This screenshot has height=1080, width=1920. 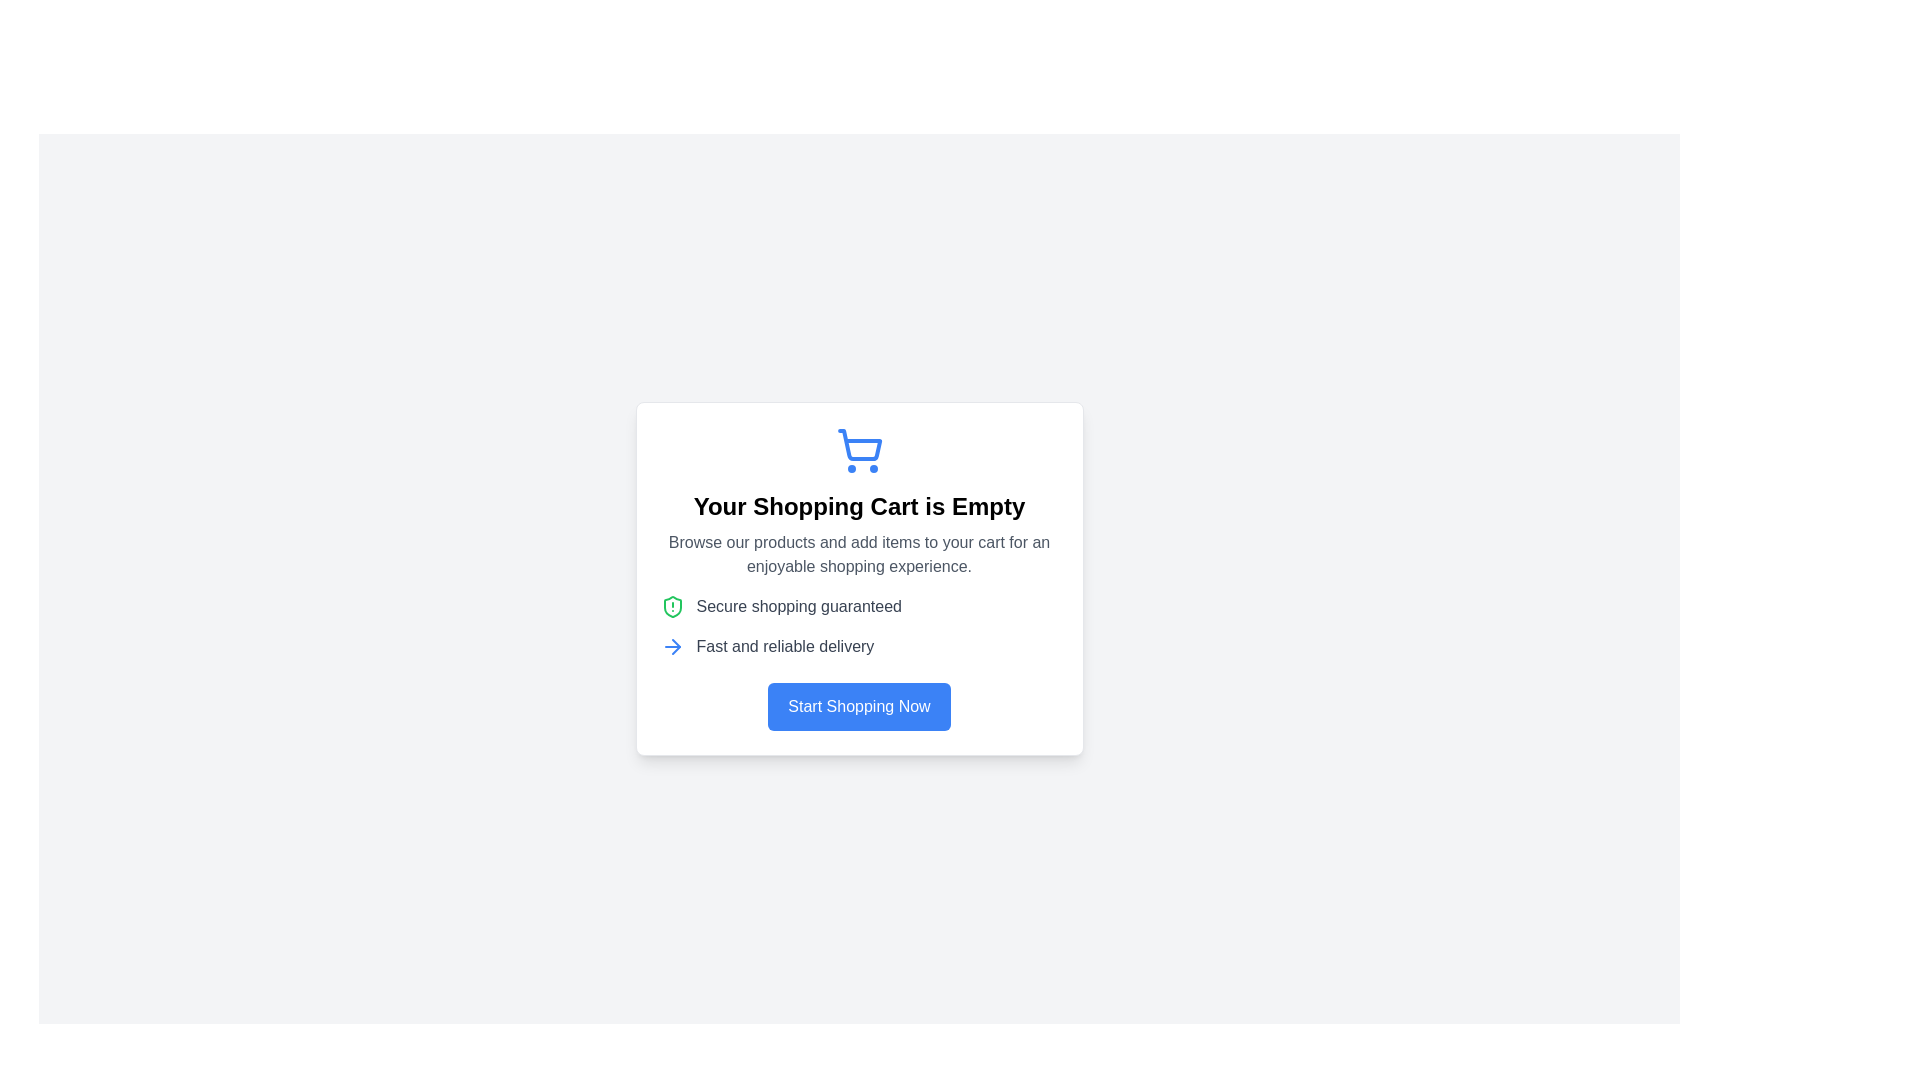 What do you see at coordinates (859, 451) in the screenshot?
I see `the blue shopping cart icon located at the center-top of the white card above the text 'Your Shopping Cart is Empty.'` at bounding box center [859, 451].